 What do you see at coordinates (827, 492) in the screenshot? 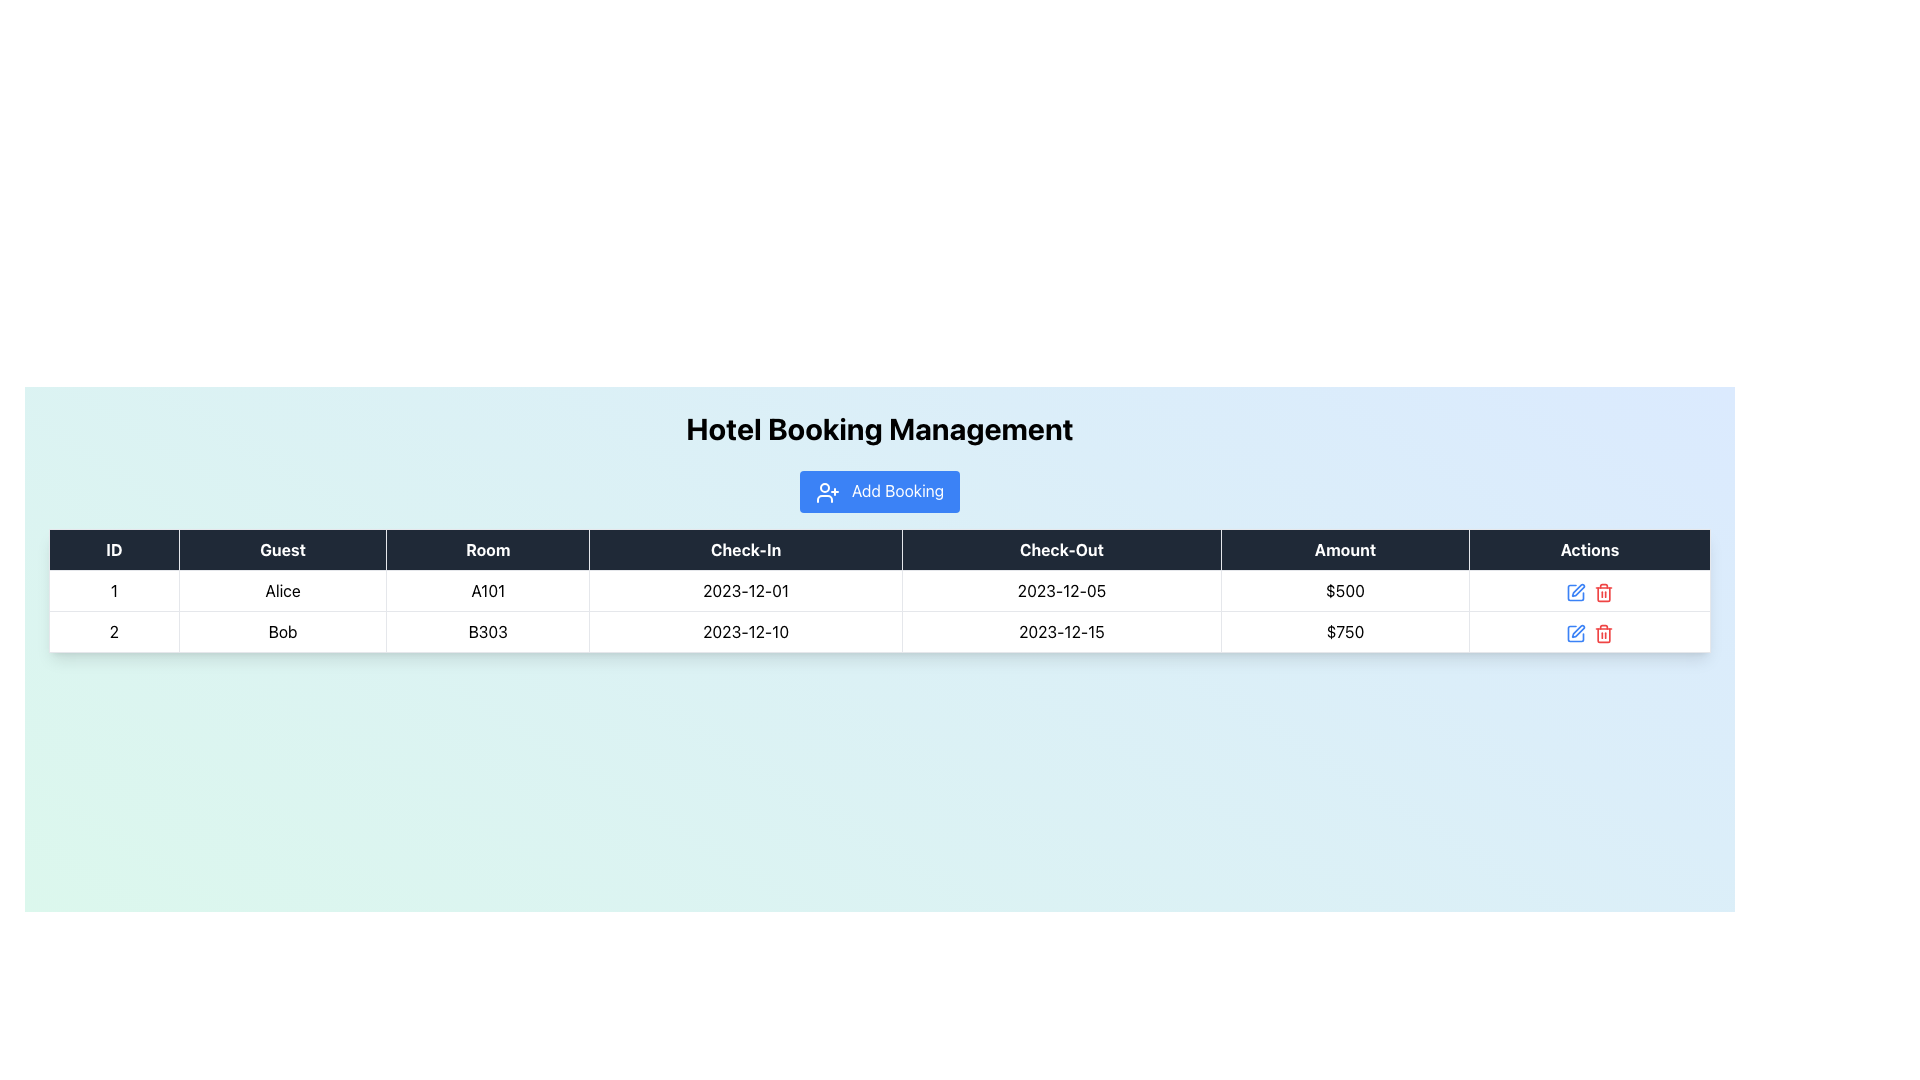
I see `the Decorative Icon pictogram of a user with a '+' sign next to it, which is located within the 'Add Booking' button` at bounding box center [827, 492].